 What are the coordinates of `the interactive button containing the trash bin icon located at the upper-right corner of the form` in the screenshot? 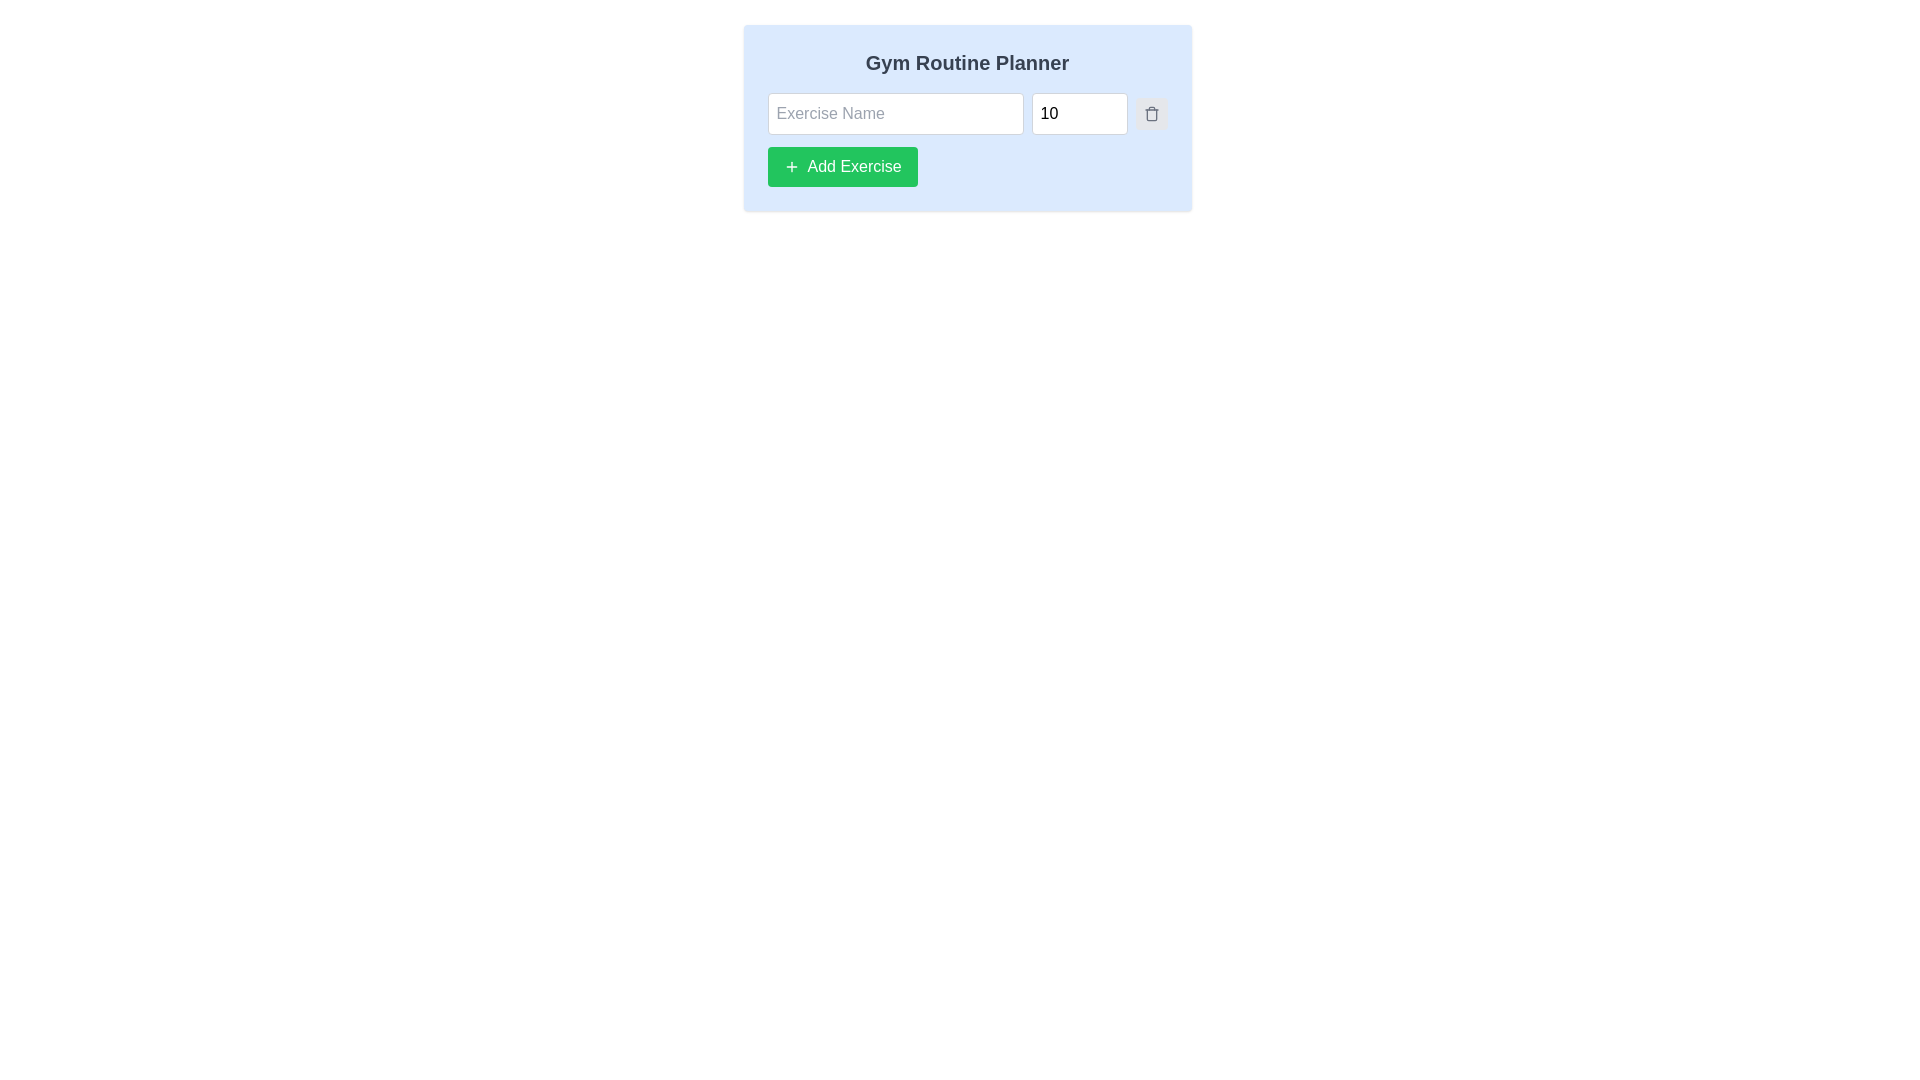 It's located at (1151, 114).